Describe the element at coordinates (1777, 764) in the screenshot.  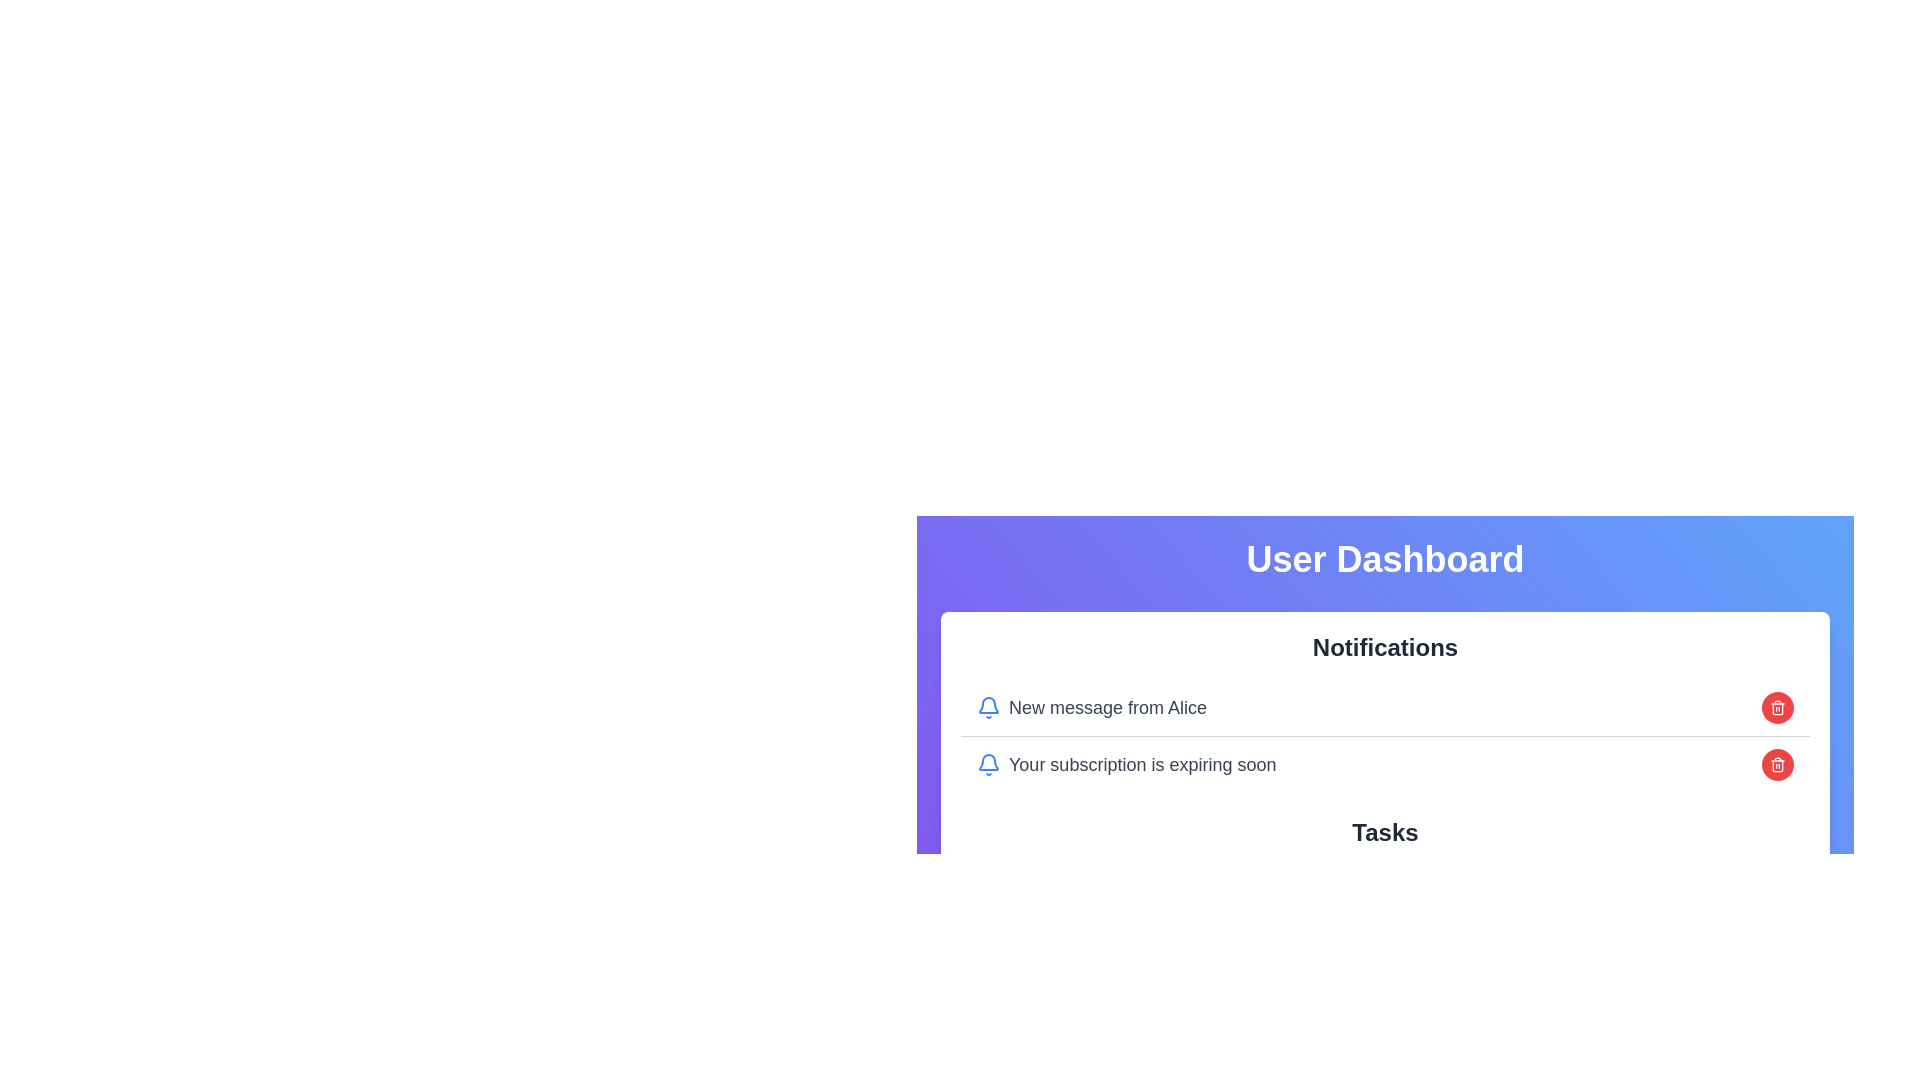
I see `the delete button located` at that location.